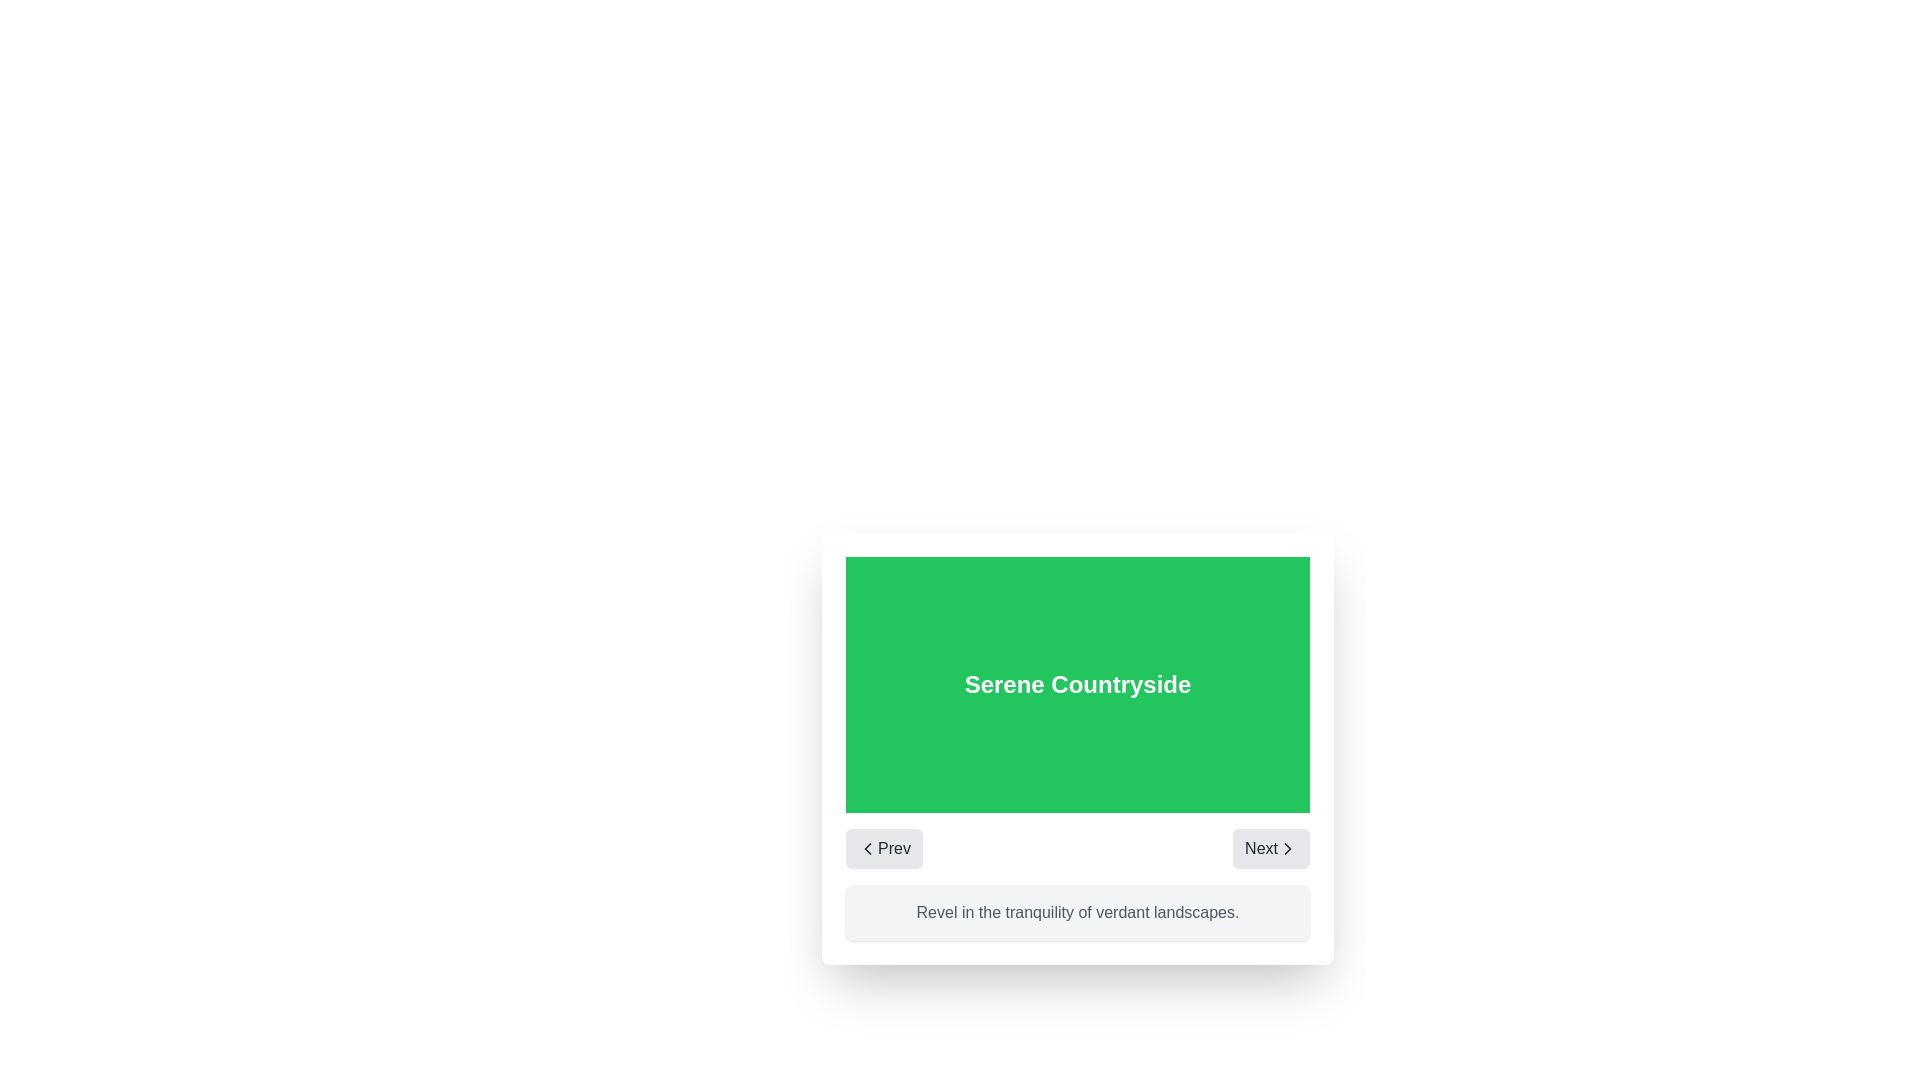  Describe the element at coordinates (1270, 848) in the screenshot. I see `the 'Next' button located at the bottom-right section of the card layout, which has rounded corners, a light gray background, and an arrow indicating navigation` at that location.